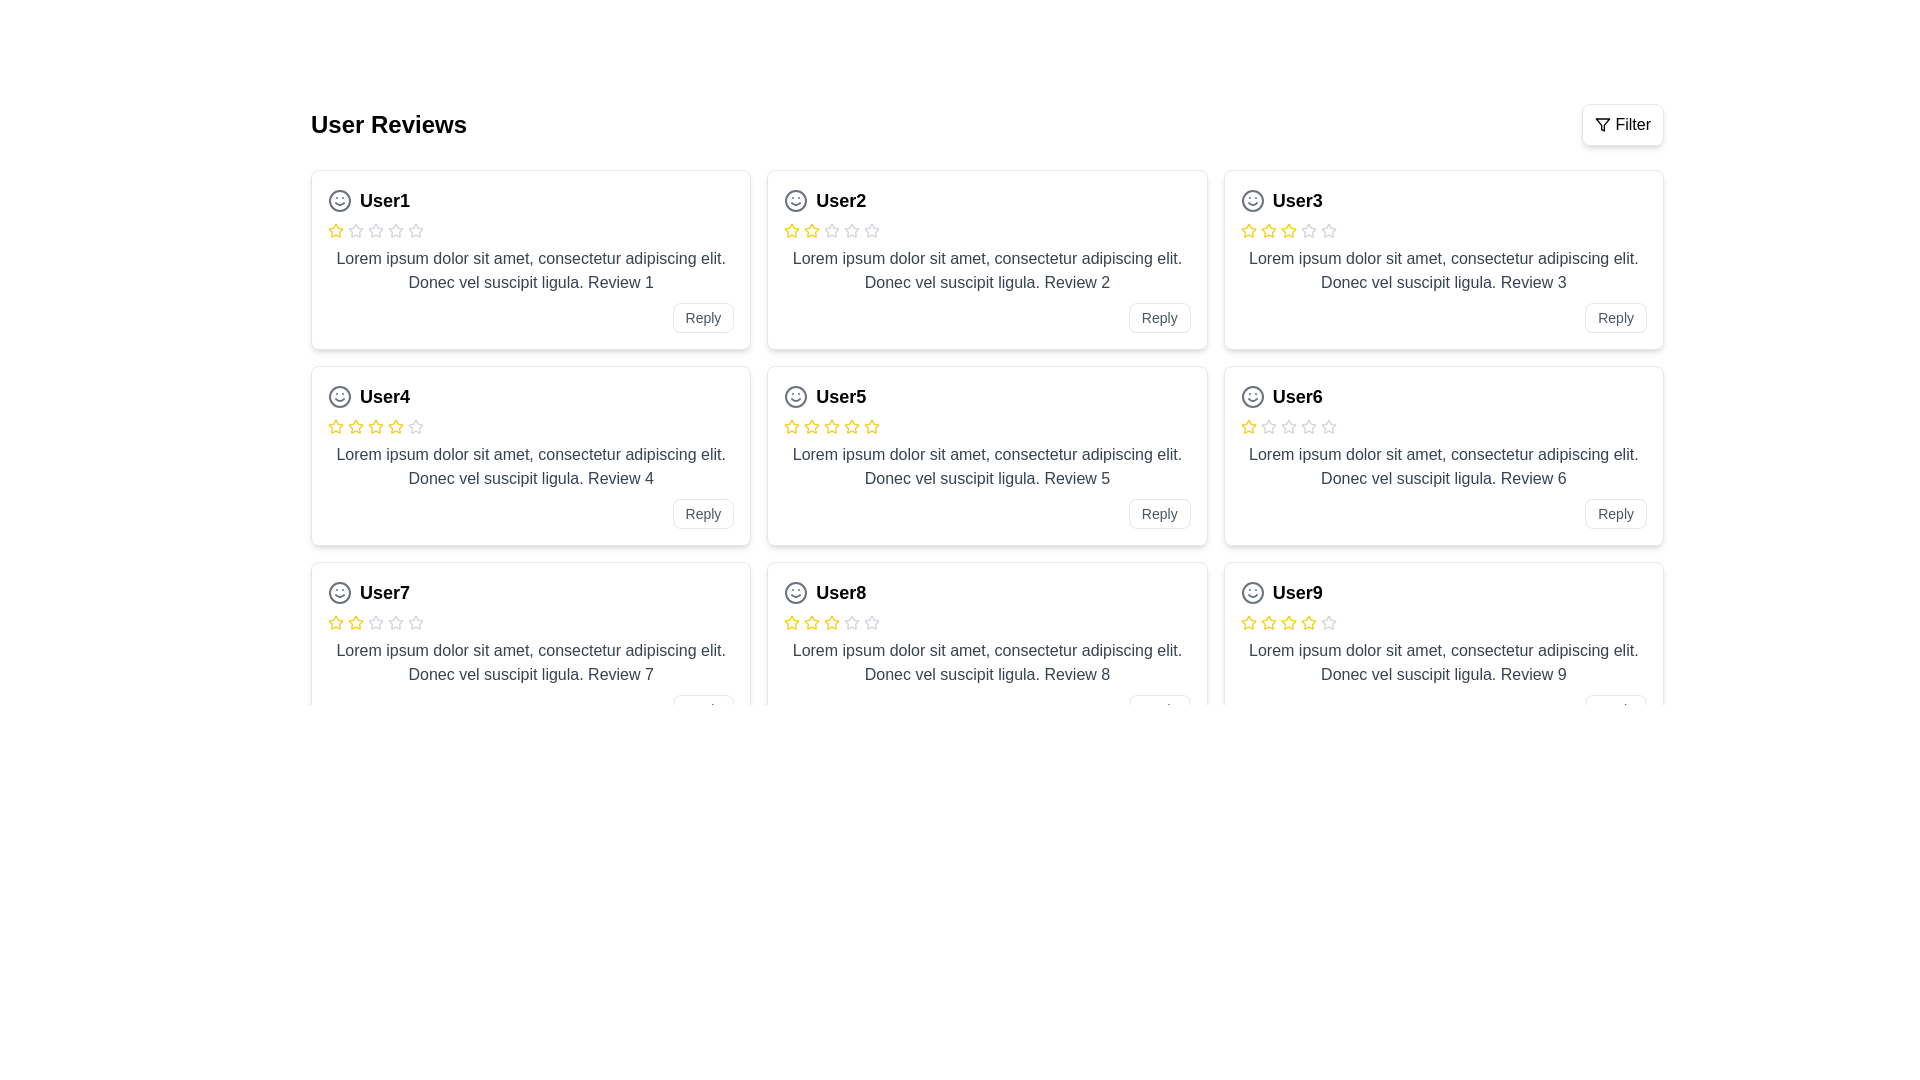 The height and width of the screenshot is (1080, 1920). What do you see at coordinates (1297, 397) in the screenshot?
I see `the text label displaying 'User6', which is styled in bold and slightly larger font, located in the third row, first column of the main grid layout` at bounding box center [1297, 397].